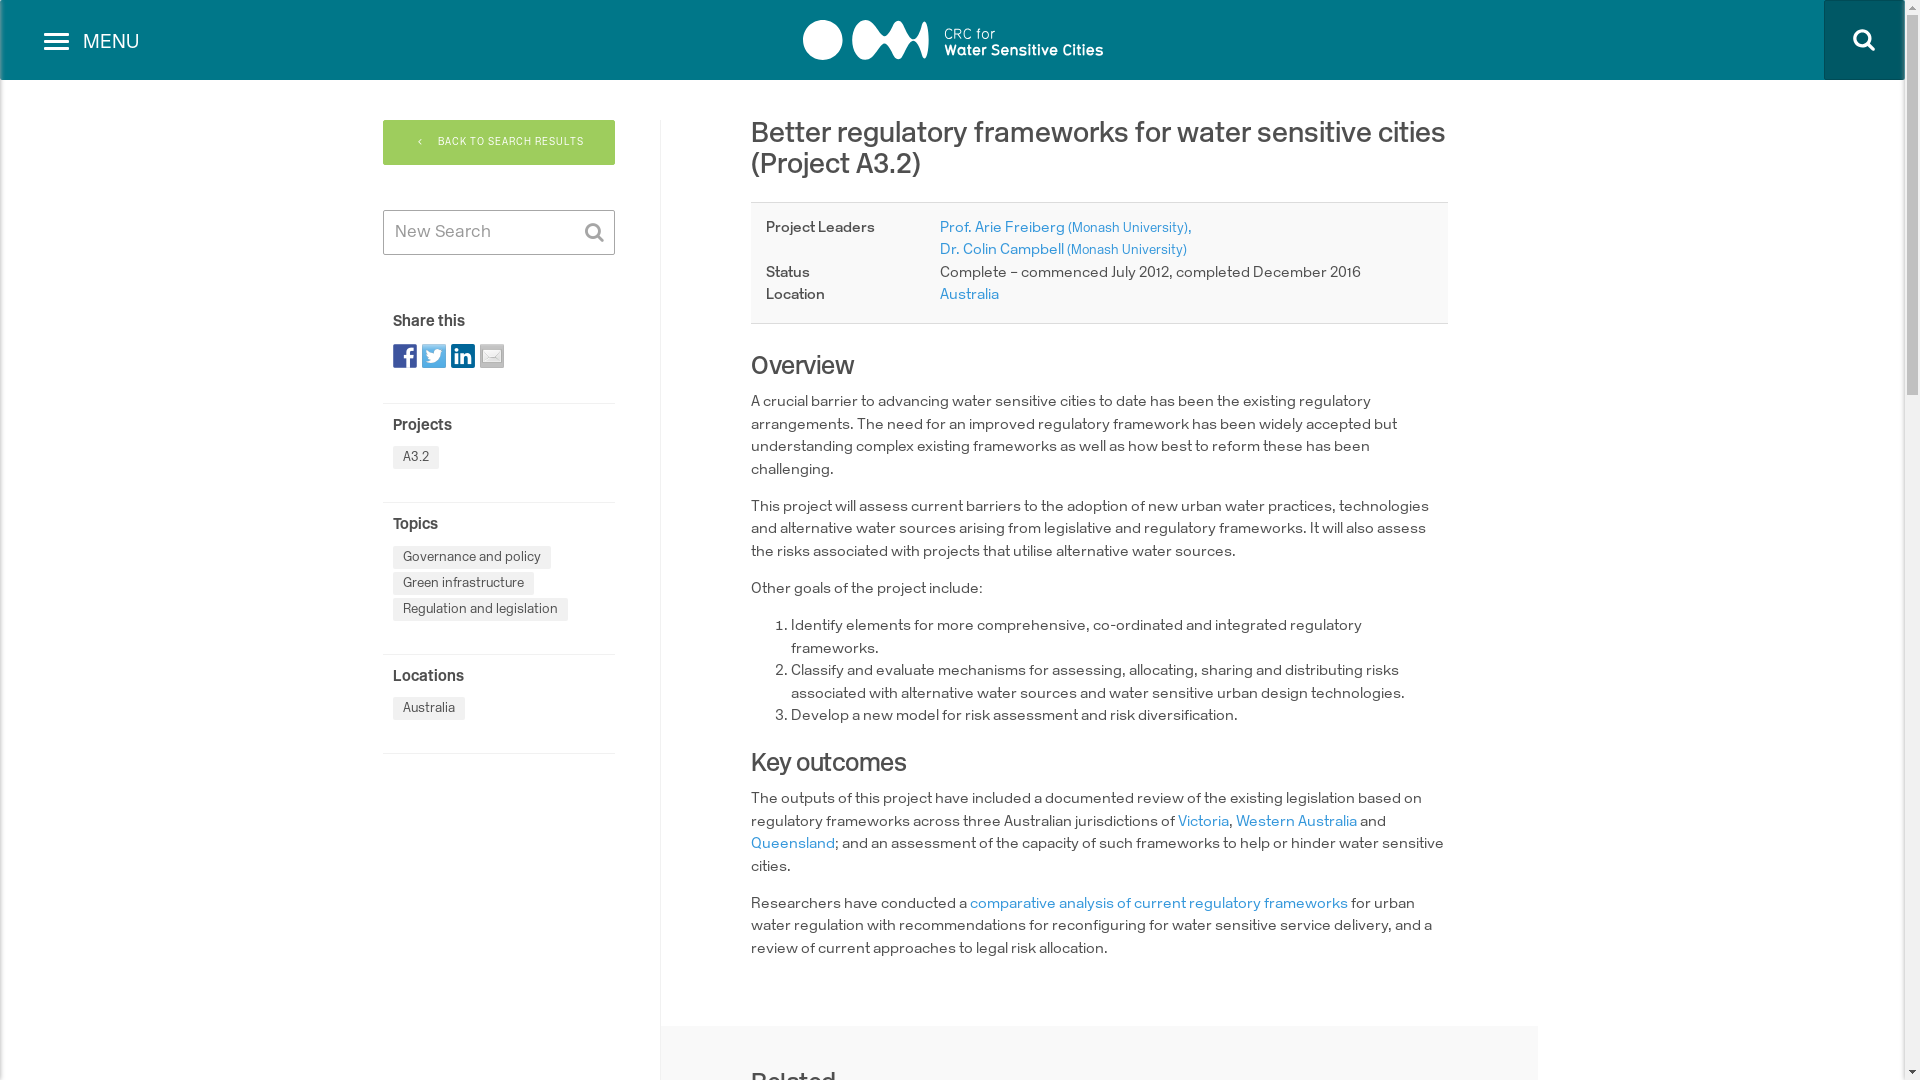 The image size is (1920, 1080). What do you see at coordinates (791, 844) in the screenshot?
I see `'Queensland'` at bounding box center [791, 844].